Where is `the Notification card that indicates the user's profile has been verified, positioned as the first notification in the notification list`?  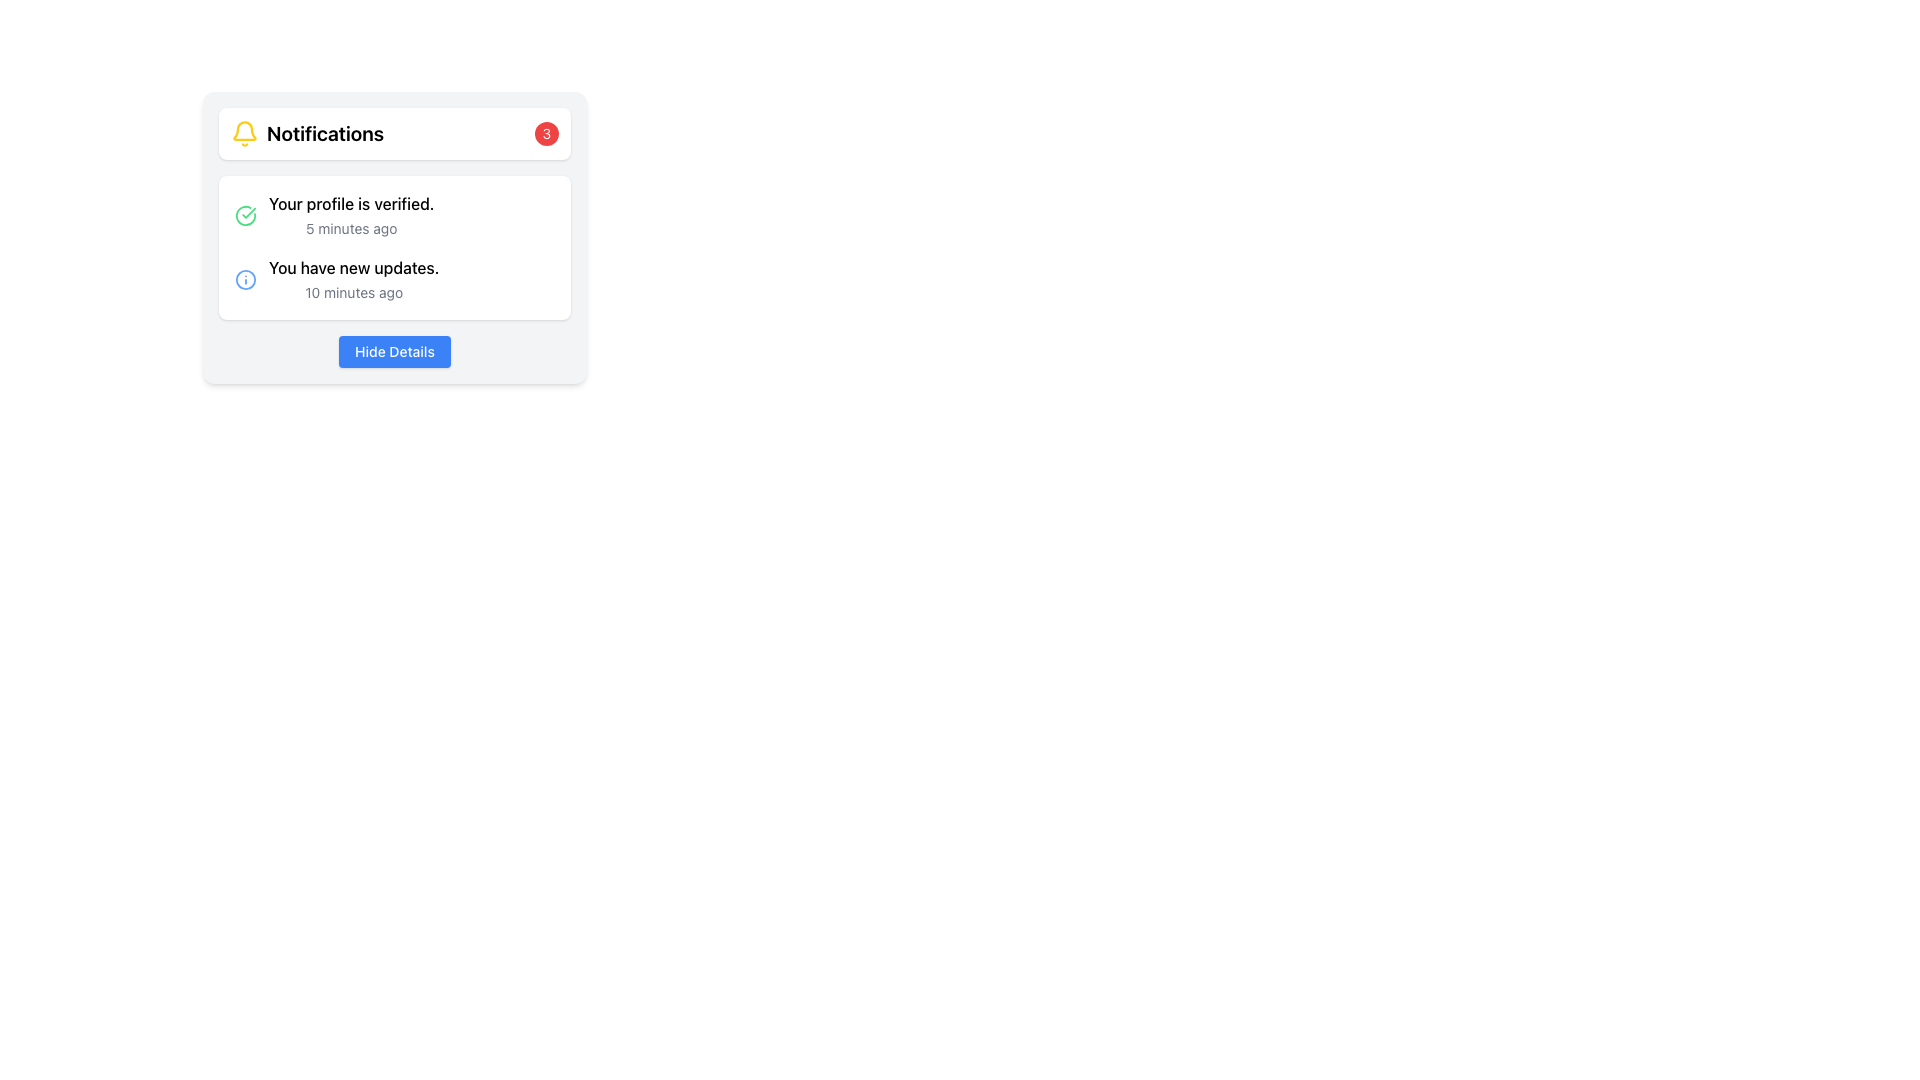 the Notification card that indicates the user's profile has been verified, positioned as the first notification in the notification list is located at coordinates (394, 216).